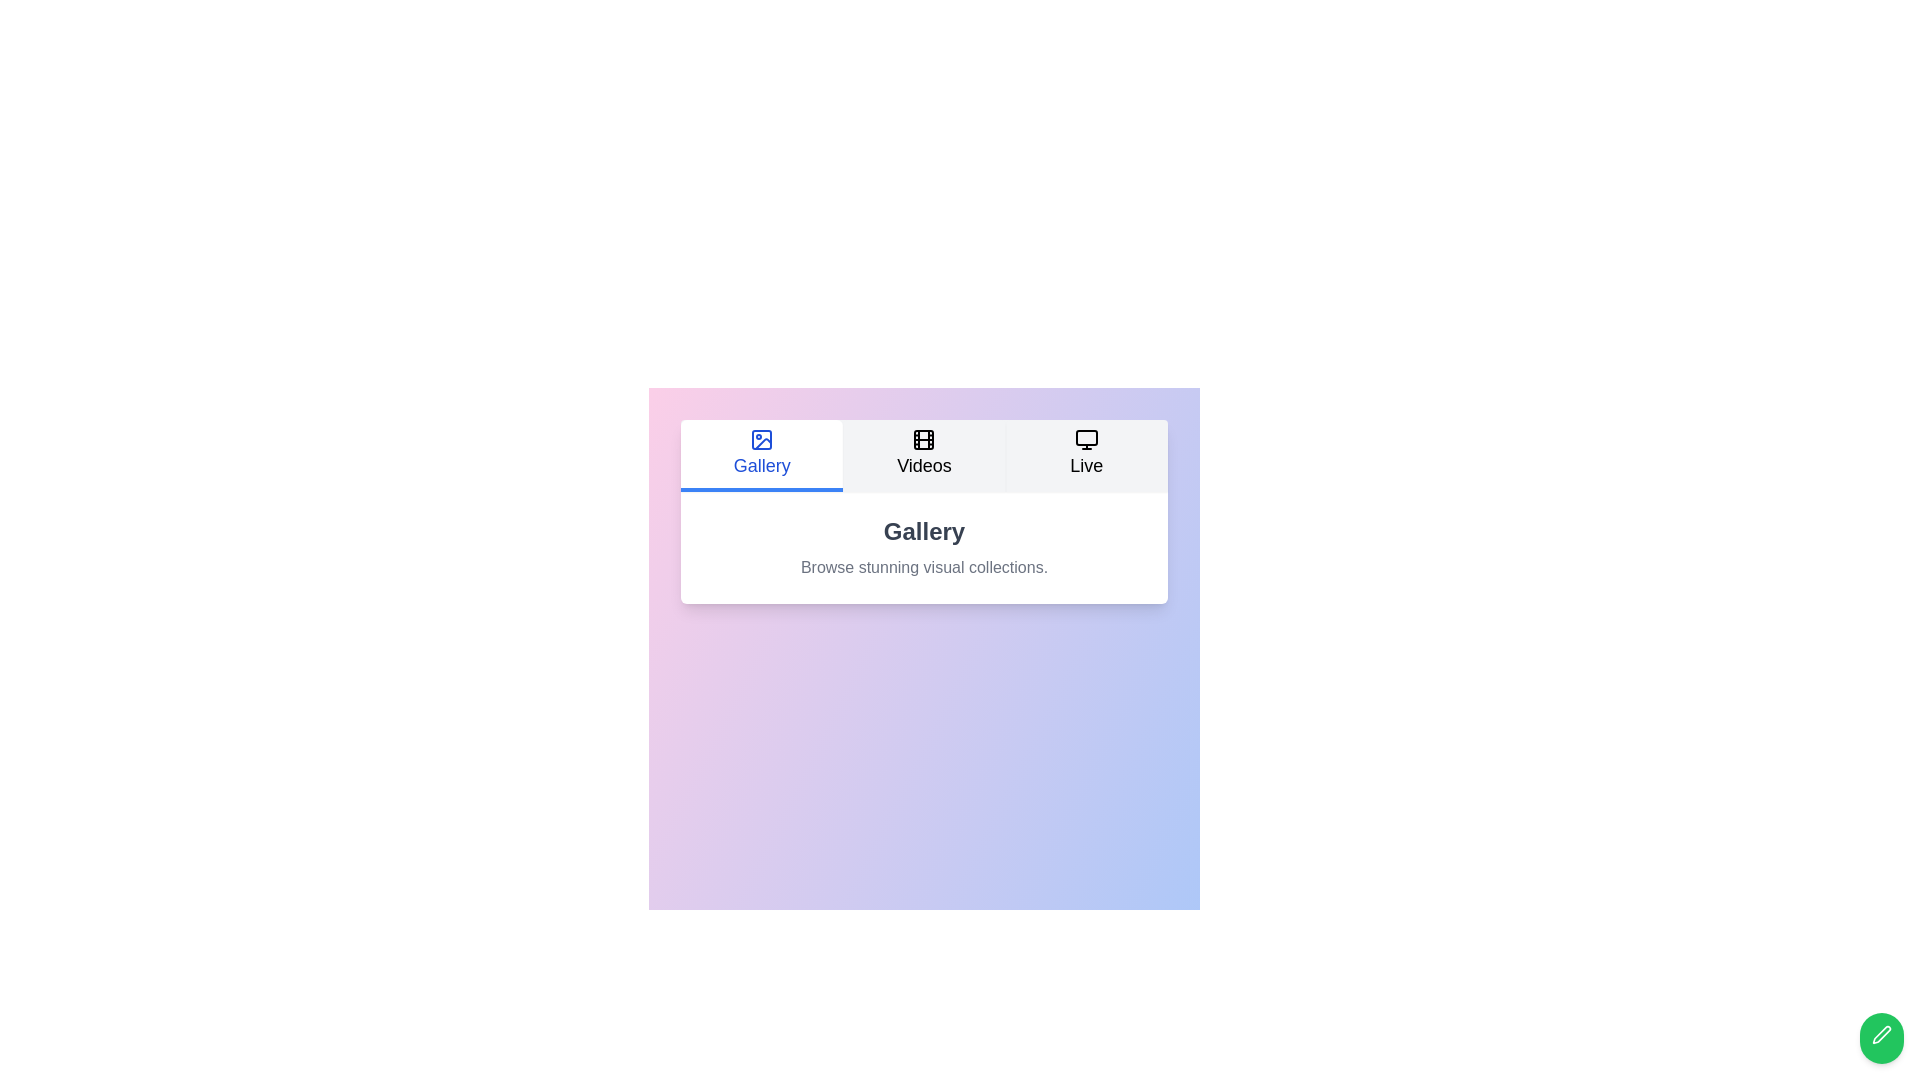 The image size is (1920, 1080). What do you see at coordinates (761, 455) in the screenshot?
I see `the Gallery tab` at bounding box center [761, 455].